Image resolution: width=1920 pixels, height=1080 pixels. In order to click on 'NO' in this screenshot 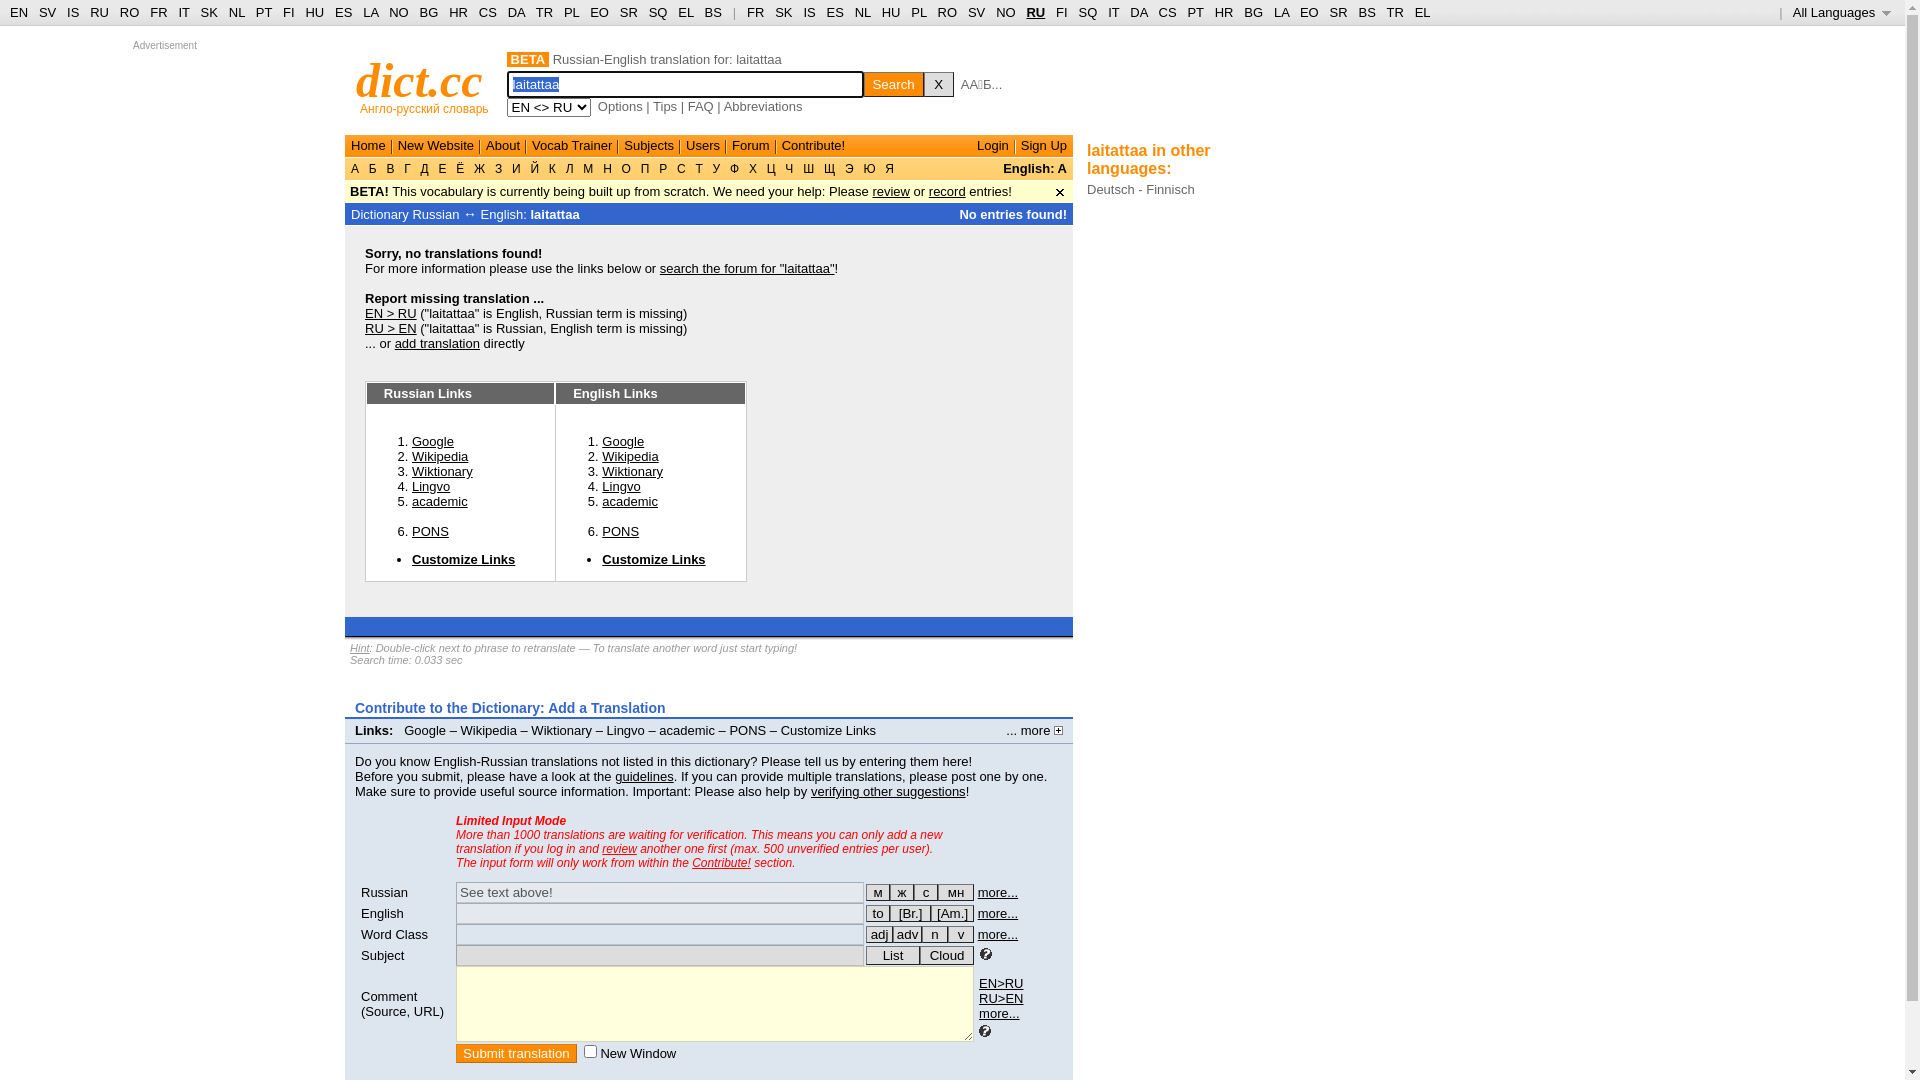, I will do `click(398, 12)`.